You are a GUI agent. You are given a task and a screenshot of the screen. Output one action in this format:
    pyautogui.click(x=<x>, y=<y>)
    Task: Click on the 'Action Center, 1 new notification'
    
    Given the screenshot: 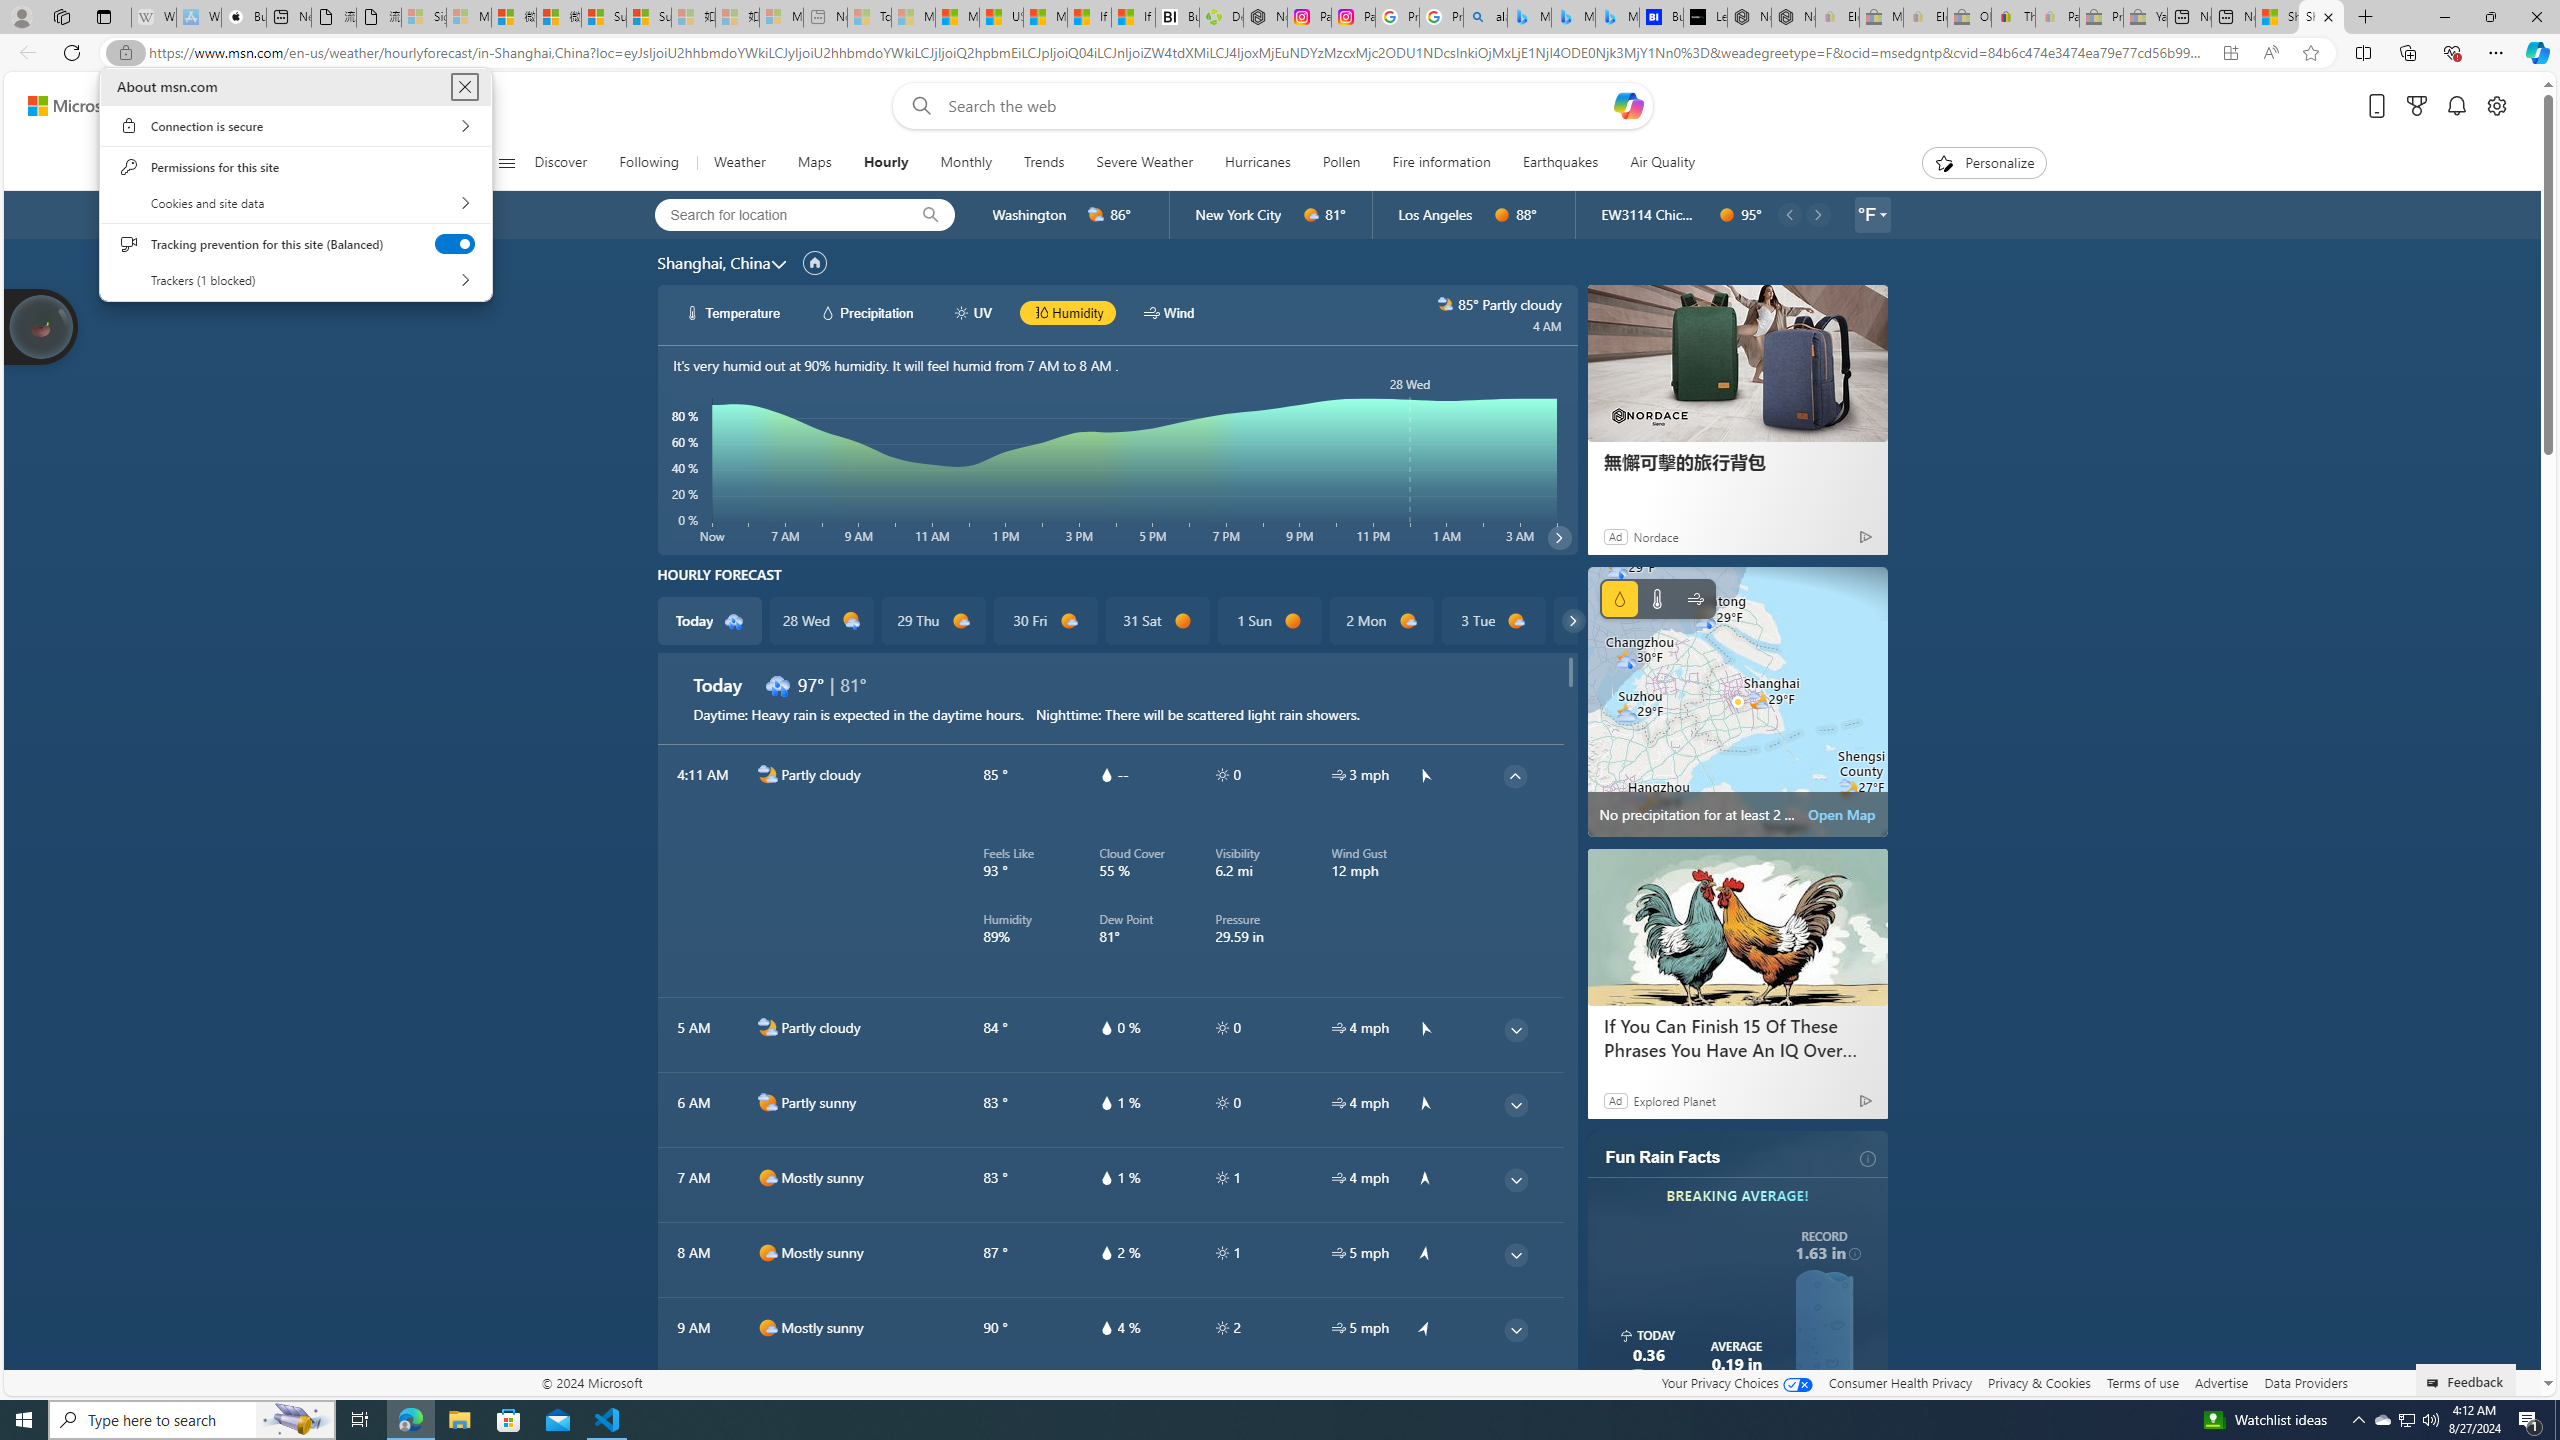 What is the action you would take?
    pyautogui.click(x=2530, y=1418)
    